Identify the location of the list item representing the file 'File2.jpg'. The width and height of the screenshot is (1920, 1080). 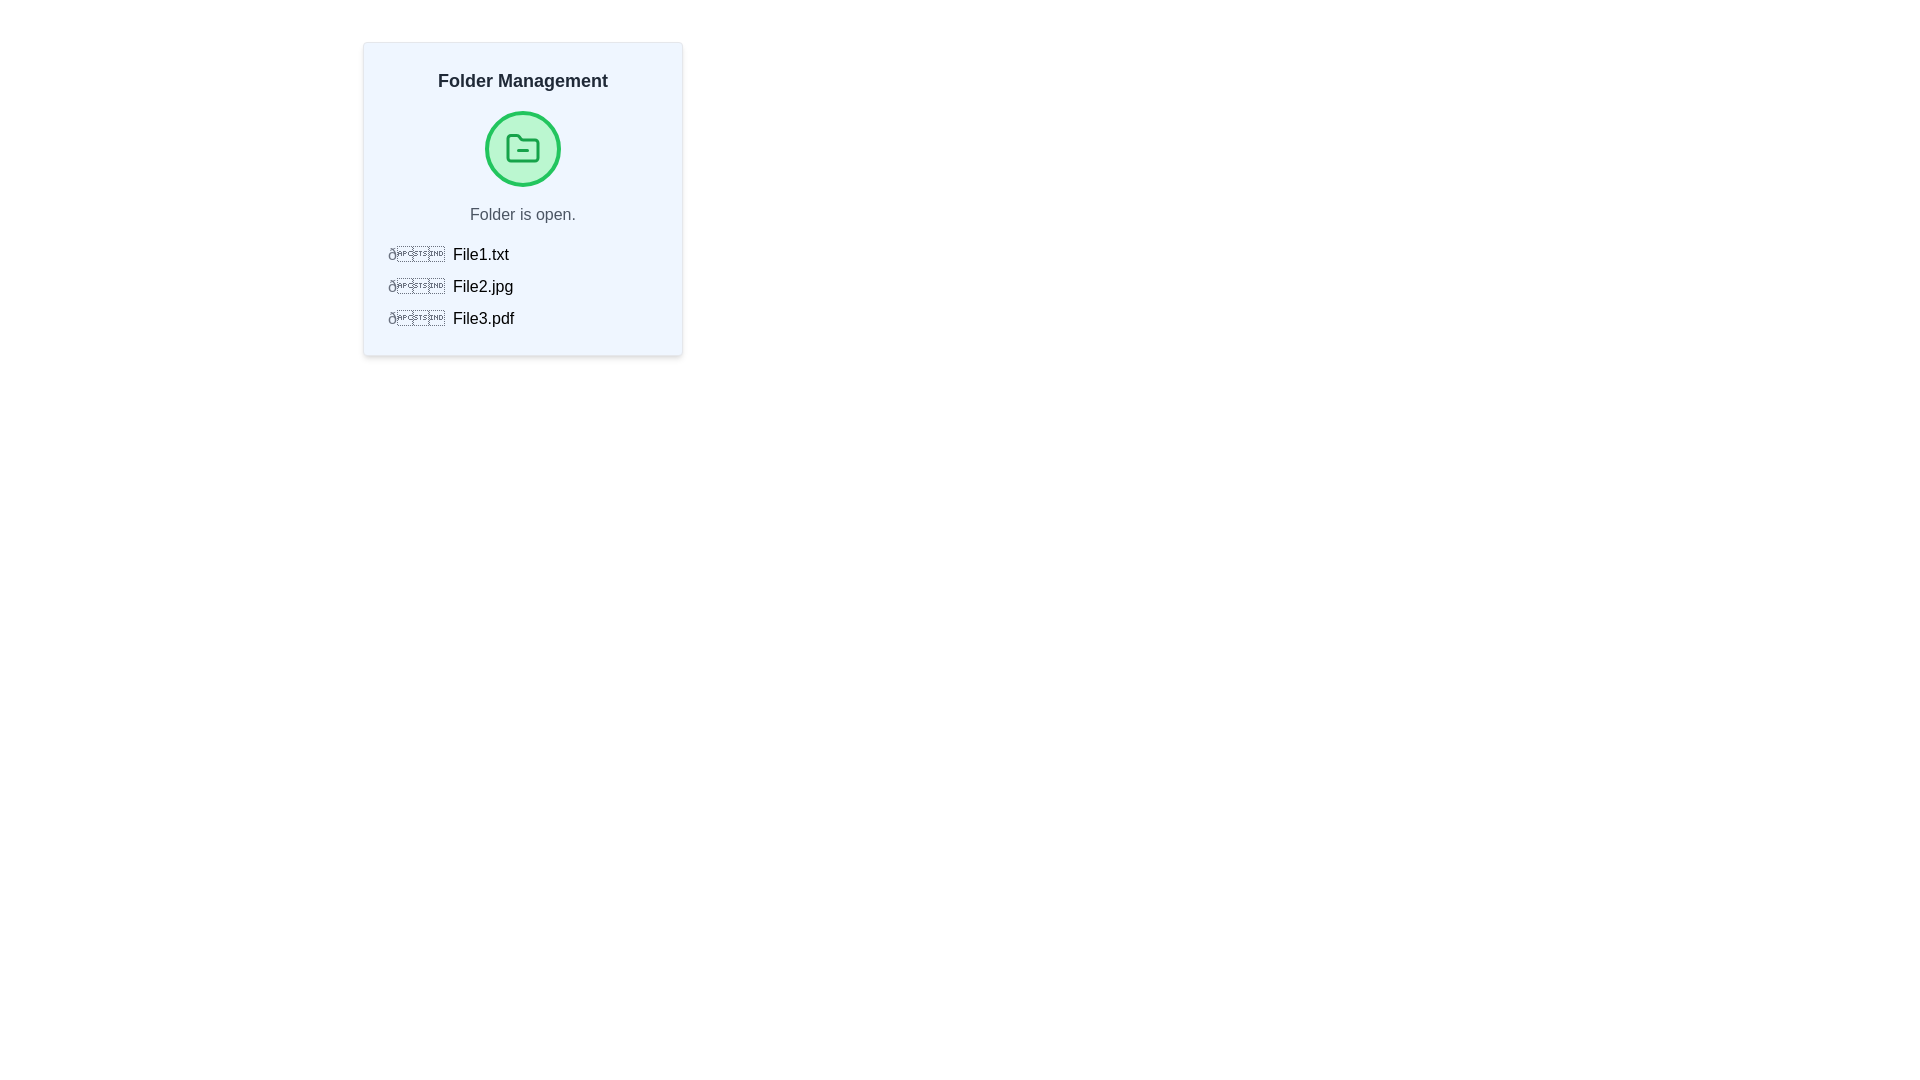
(523, 286).